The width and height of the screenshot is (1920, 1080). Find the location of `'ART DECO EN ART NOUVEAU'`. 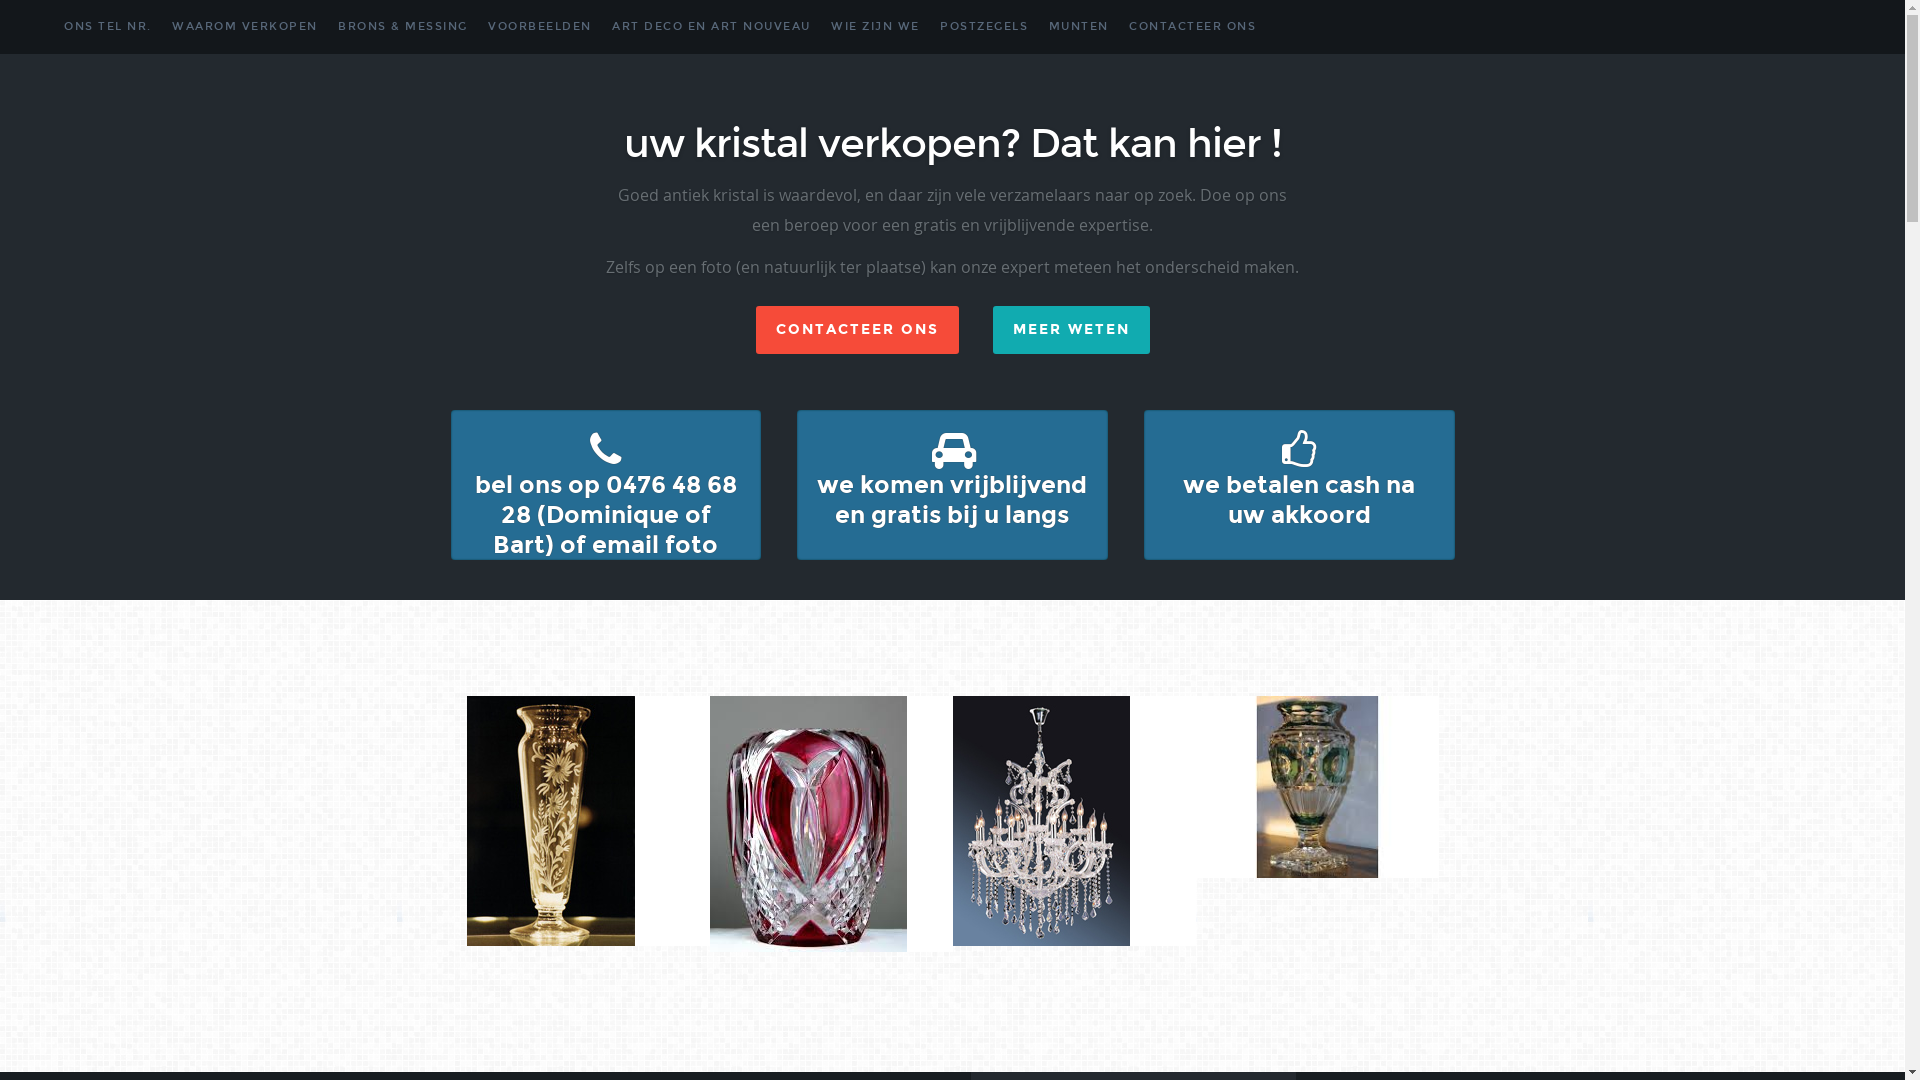

'ART DECO EN ART NOUVEAU' is located at coordinates (603, 27).